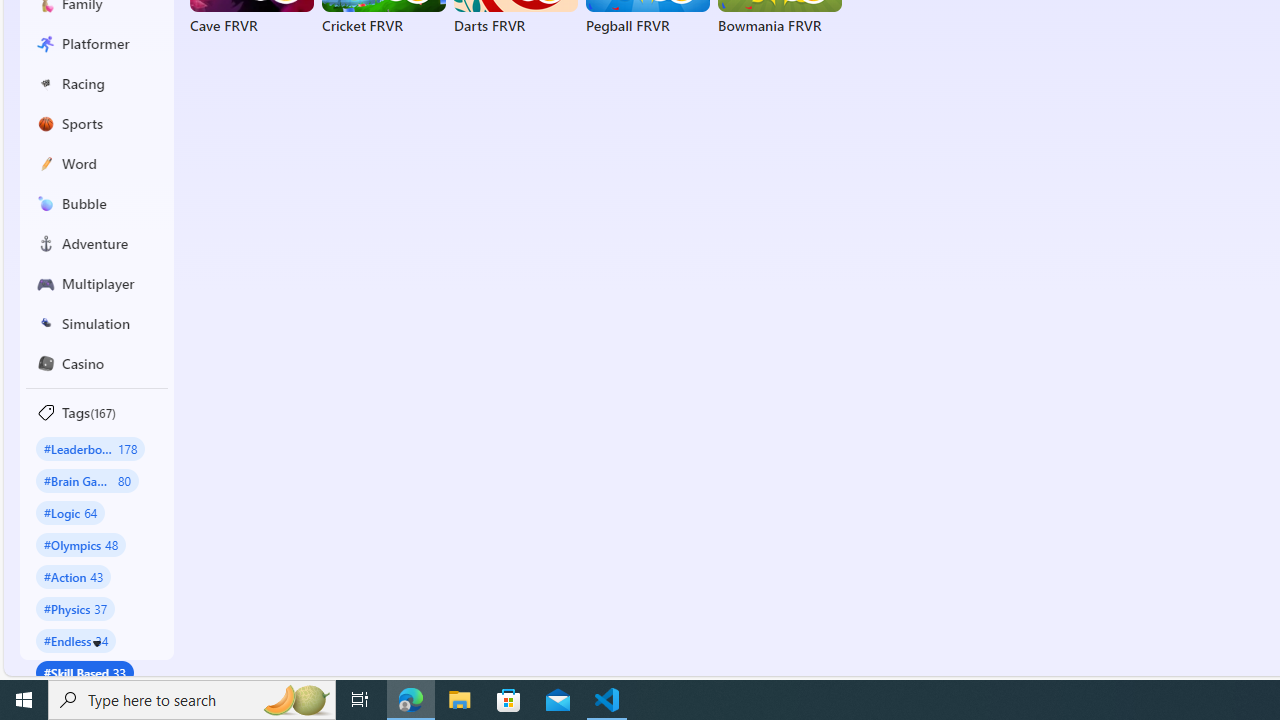 This screenshot has height=720, width=1280. I want to click on '#Endless 34', so click(76, 640).